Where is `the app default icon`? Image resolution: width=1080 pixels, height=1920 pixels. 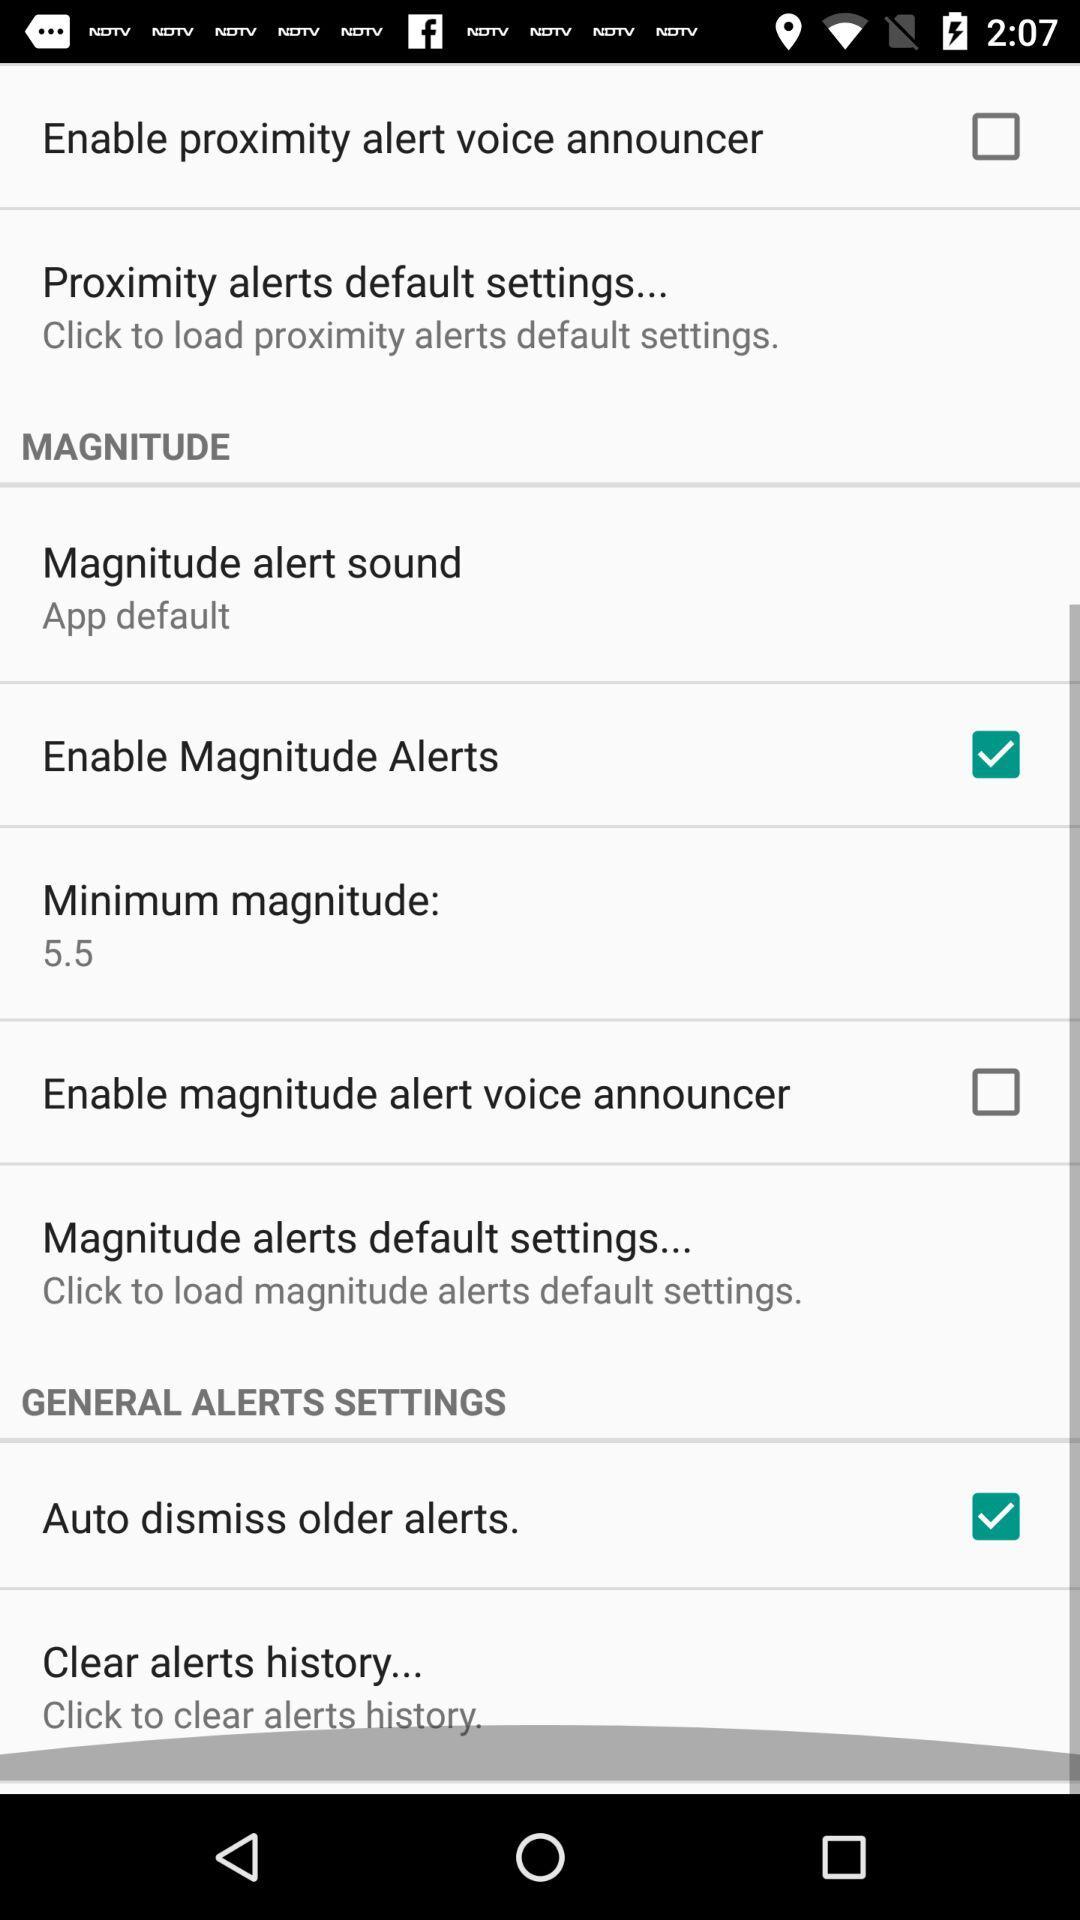
the app default icon is located at coordinates (135, 626).